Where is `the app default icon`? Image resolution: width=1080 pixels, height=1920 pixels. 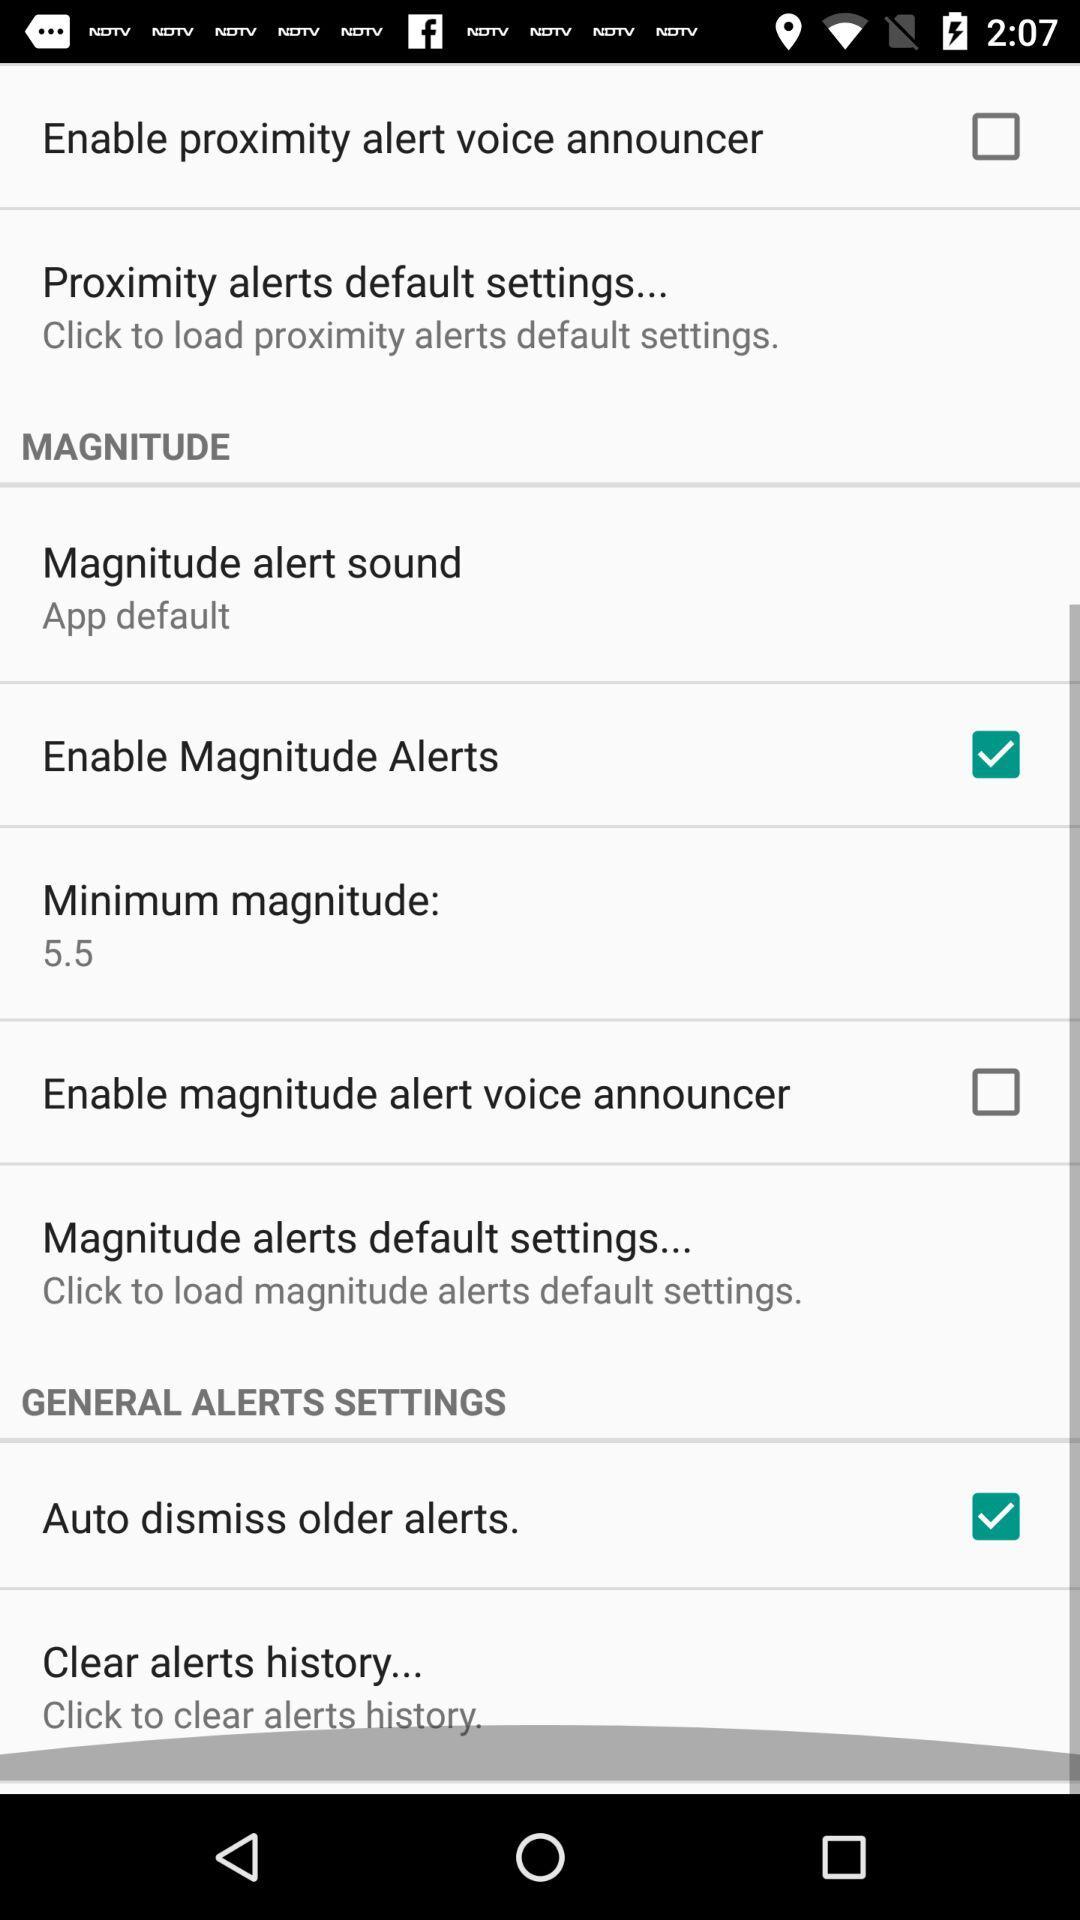
the app default icon is located at coordinates (135, 626).